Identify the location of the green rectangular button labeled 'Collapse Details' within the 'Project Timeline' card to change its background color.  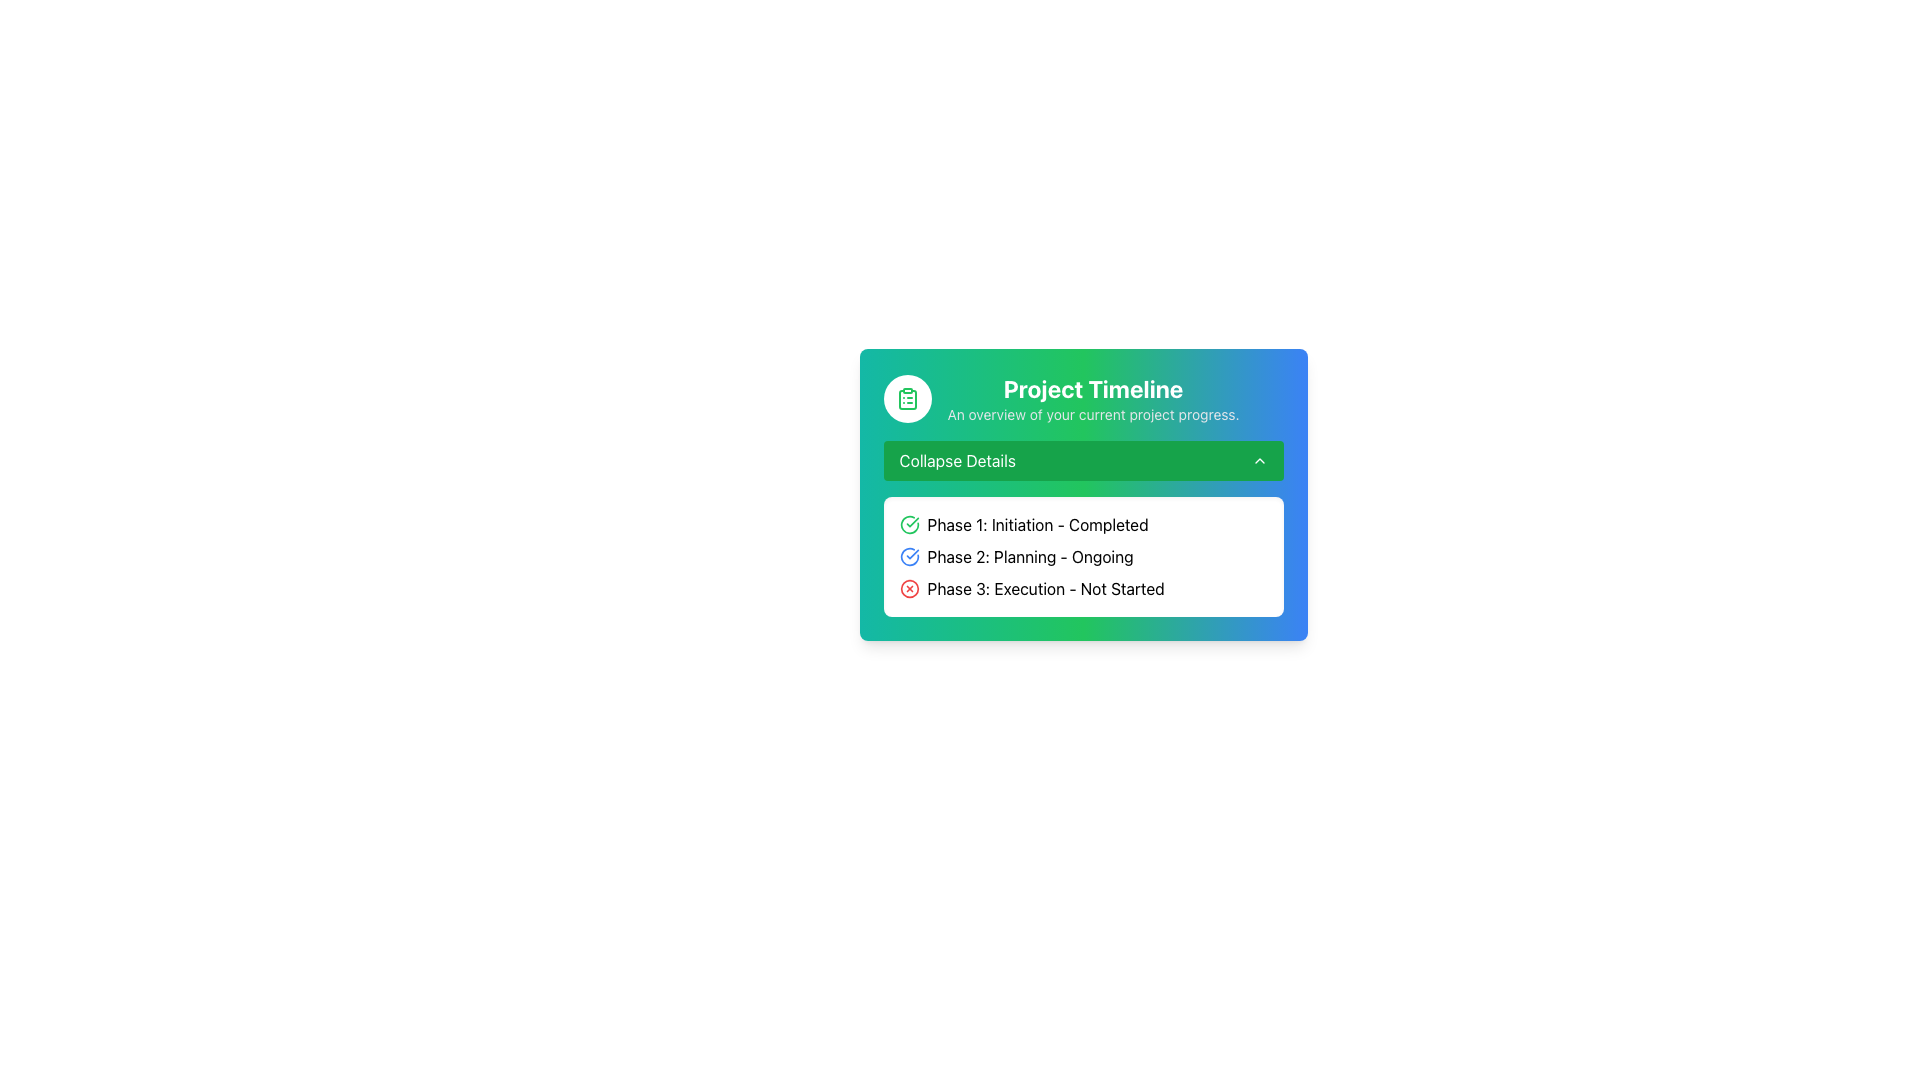
(1082, 461).